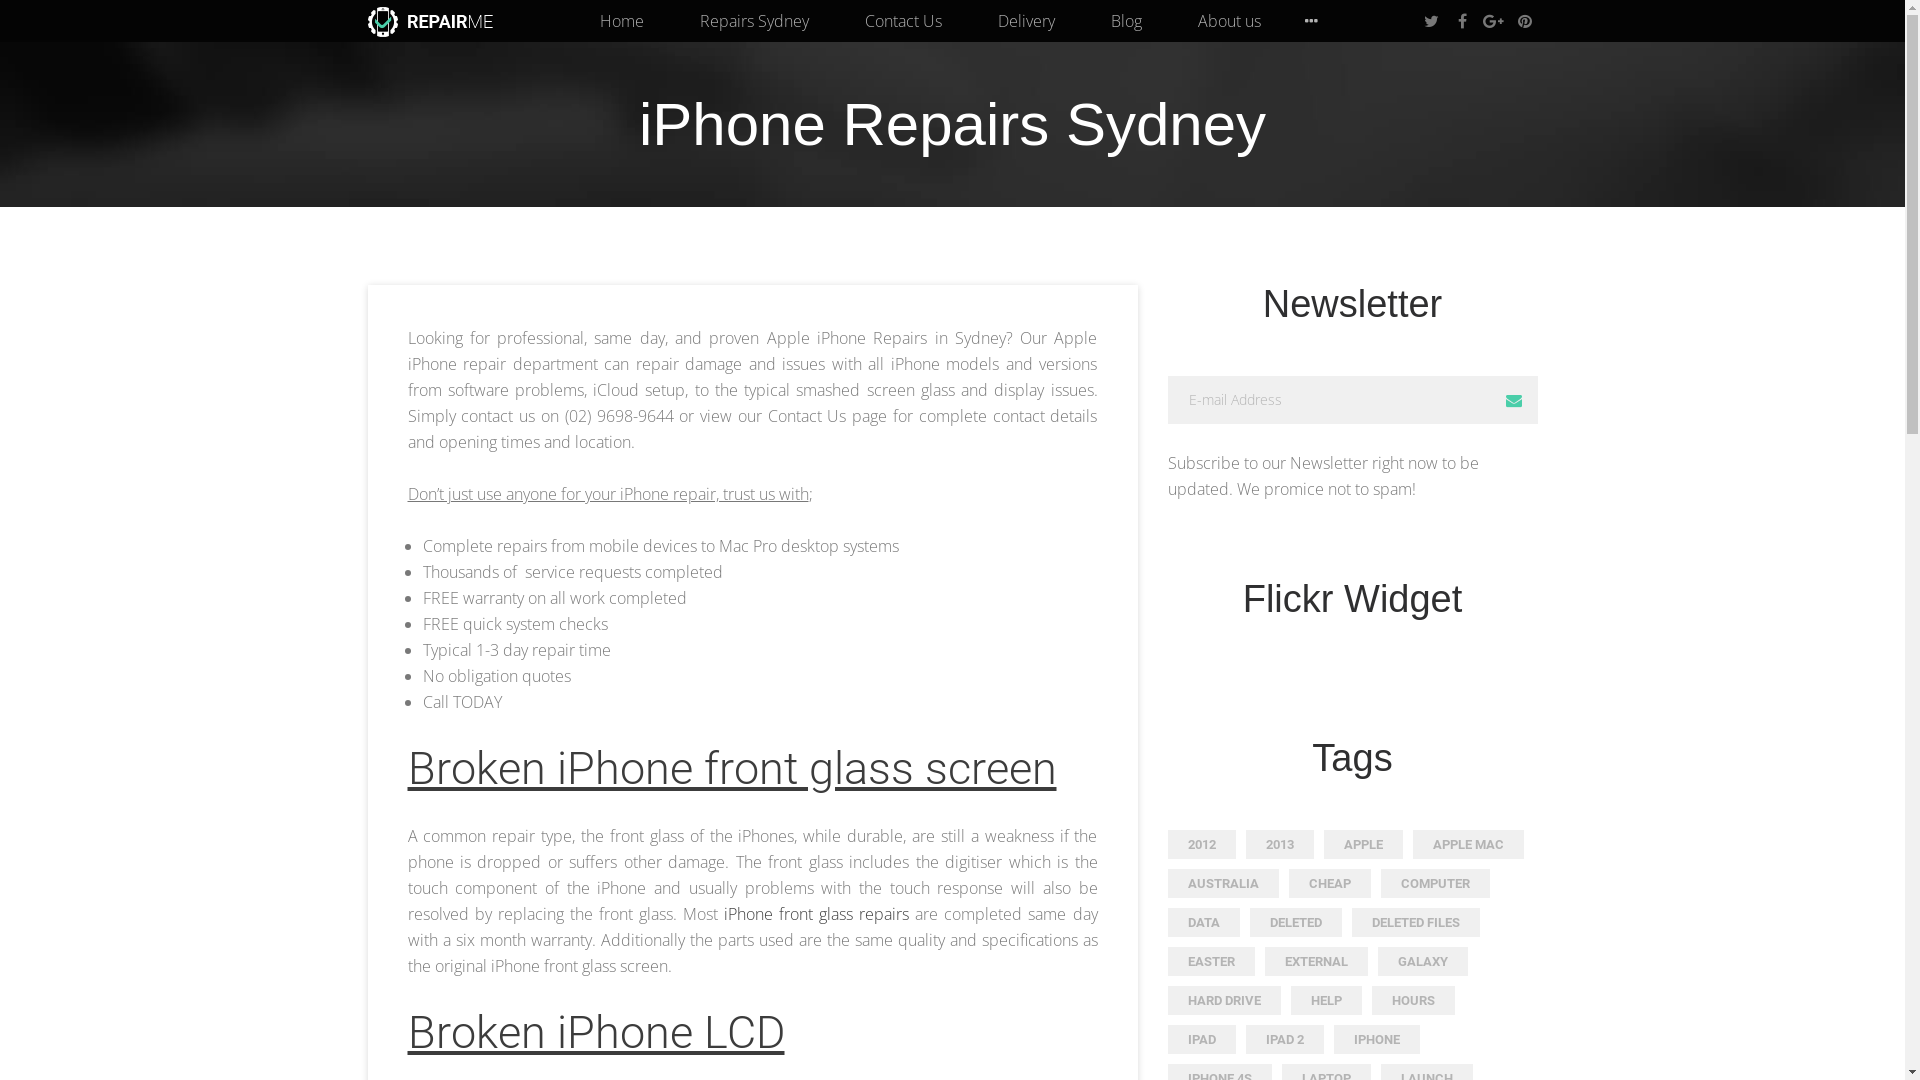  Describe the element at coordinates (1421, 960) in the screenshot. I see `'GALAXY'` at that location.